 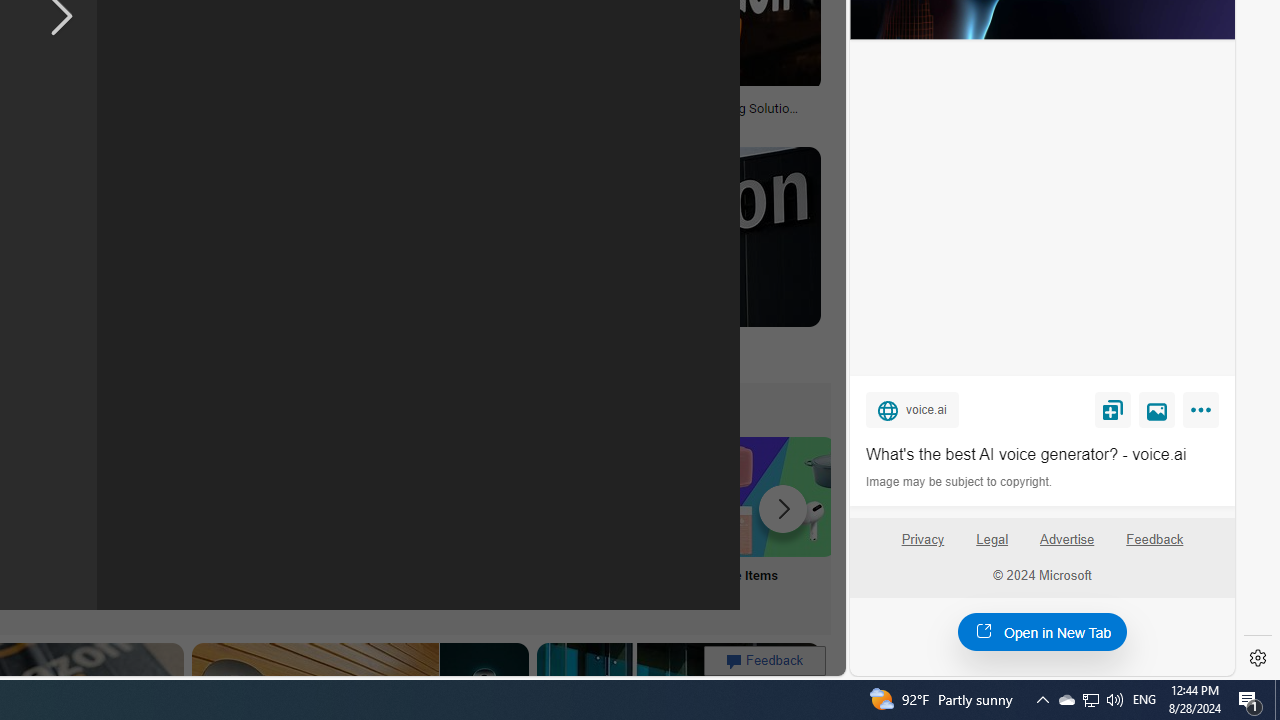 What do you see at coordinates (774, 495) in the screenshot?
I see `'Amazon Sale Items'` at bounding box center [774, 495].